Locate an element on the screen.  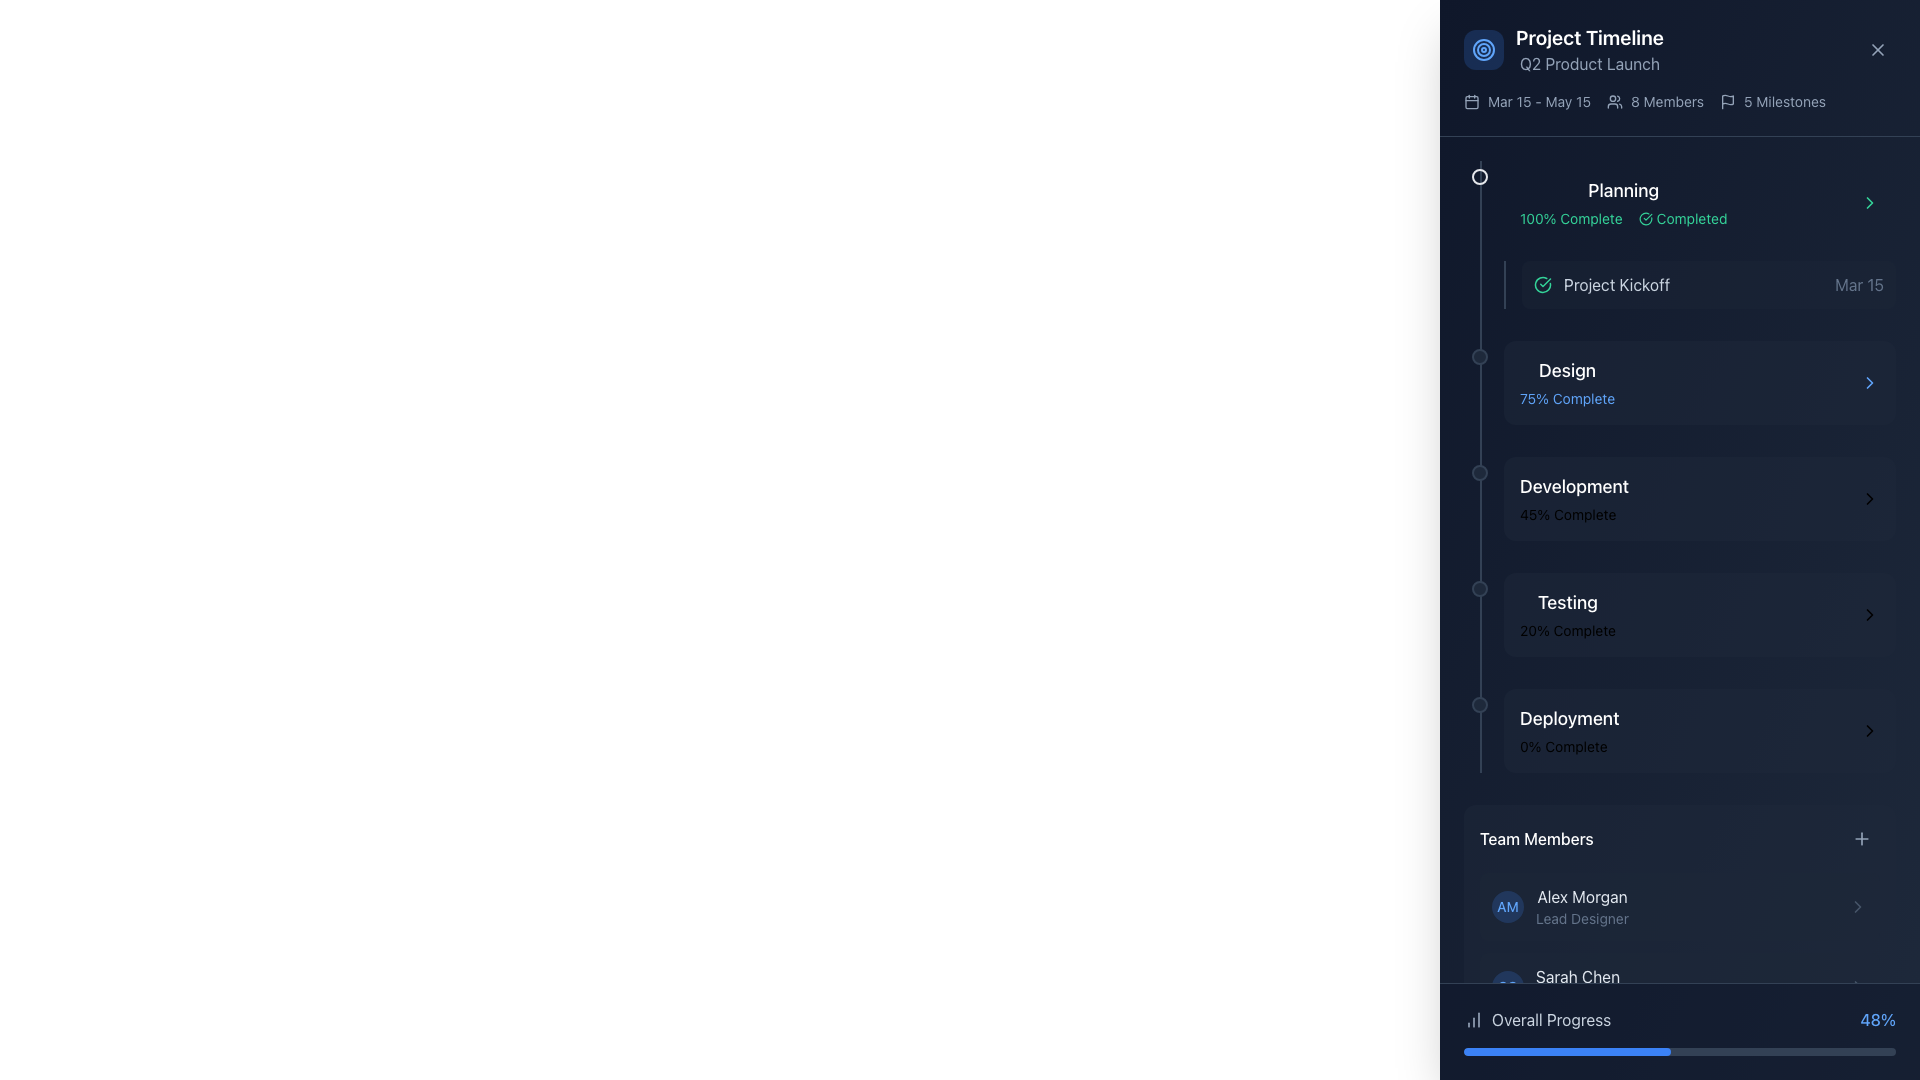
the text label element that displays the completion percentage of the 'Design' phase, located under the 'Design' milestone in the project timeline interface is located at coordinates (1566, 398).